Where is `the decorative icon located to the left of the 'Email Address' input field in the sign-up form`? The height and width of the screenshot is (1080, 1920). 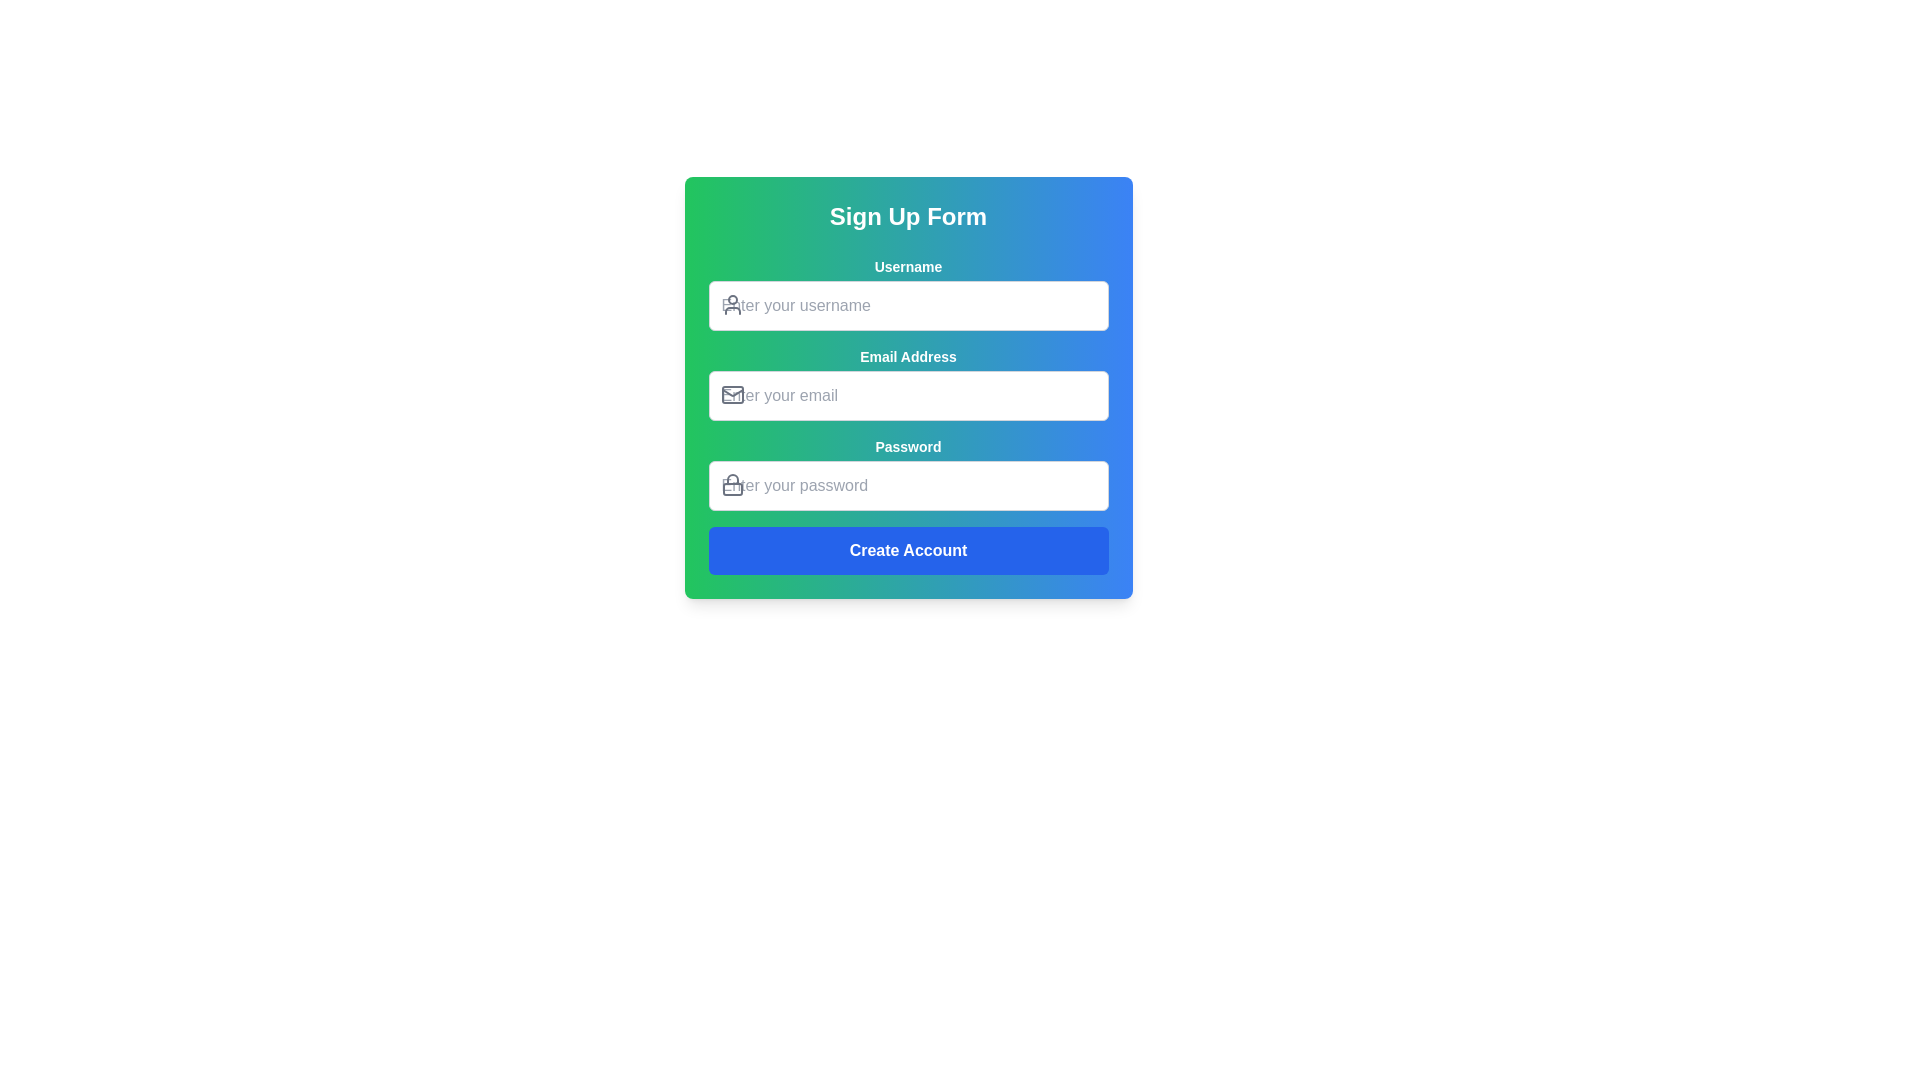
the decorative icon located to the left of the 'Email Address' input field in the sign-up form is located at coordinates (731, 394).